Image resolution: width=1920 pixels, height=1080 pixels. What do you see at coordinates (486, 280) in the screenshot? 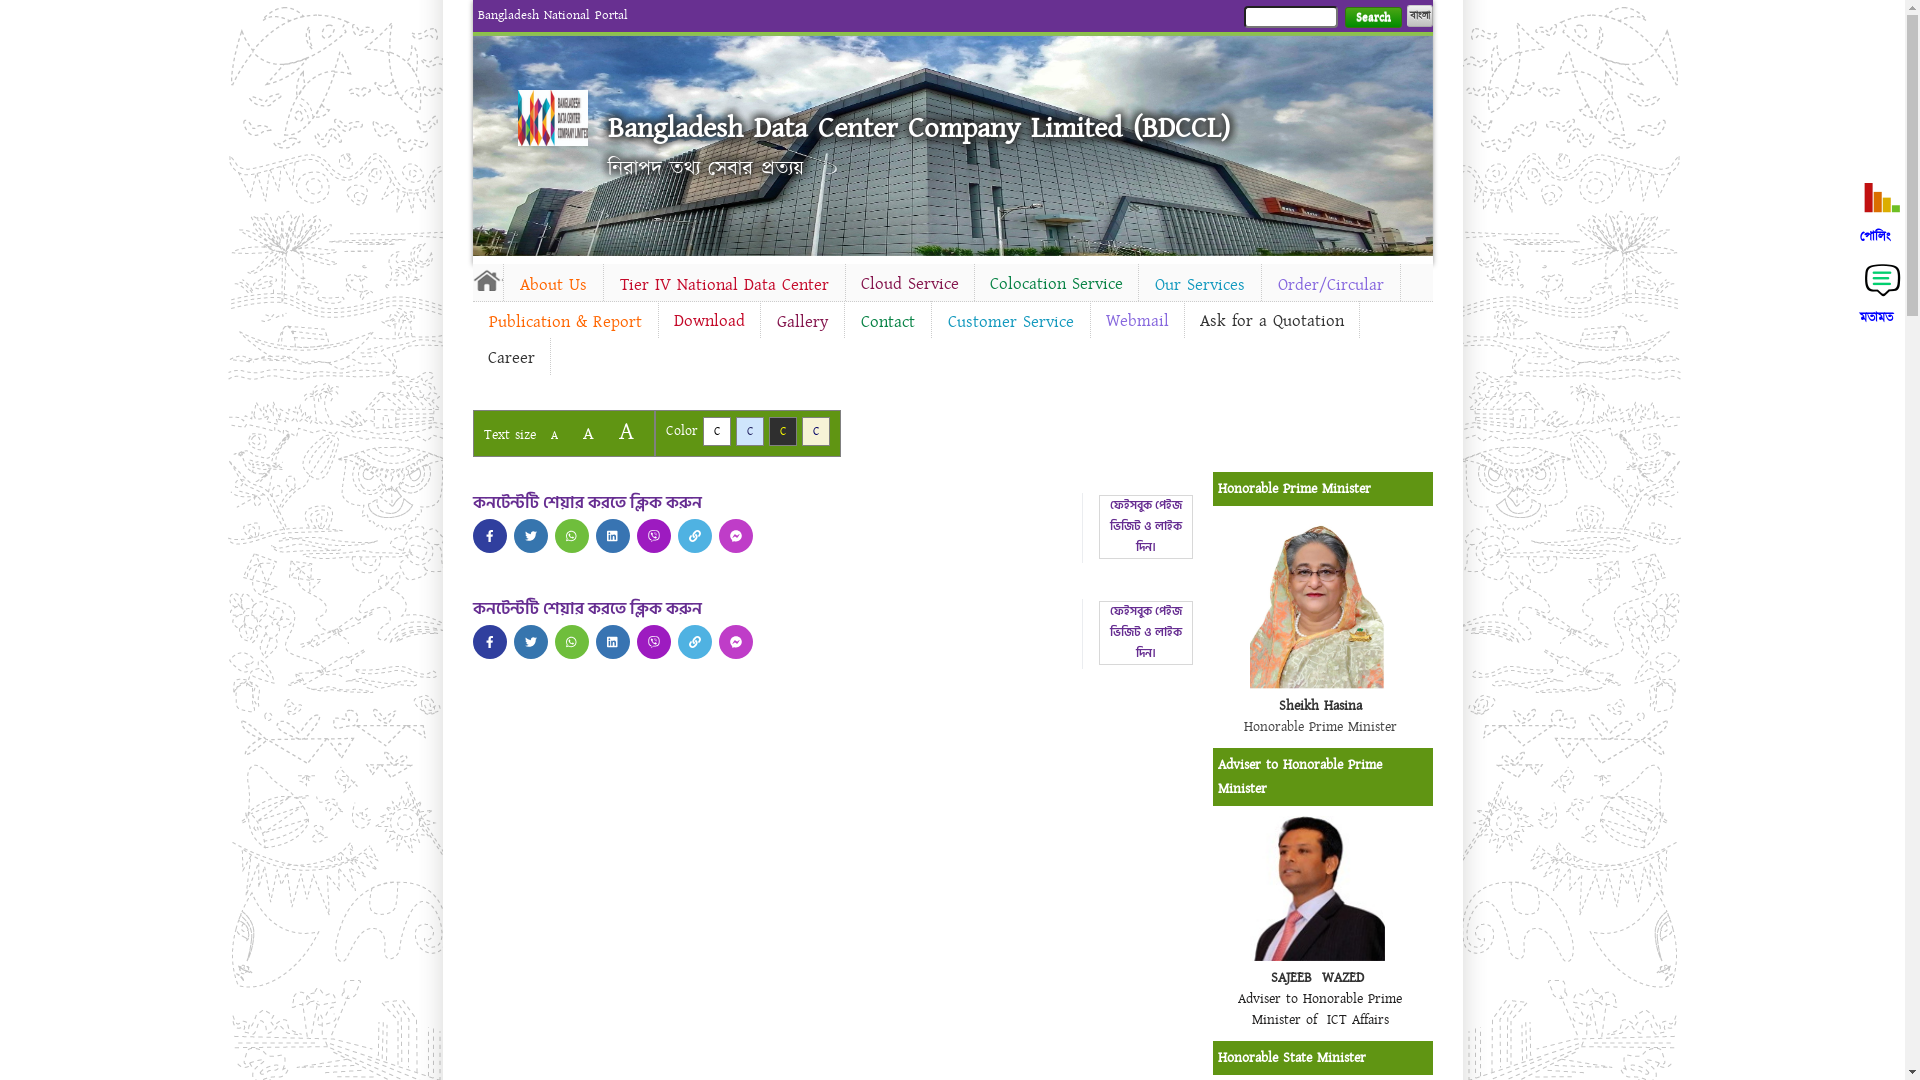
I see `'Home'` at bounding box center [486, 280].